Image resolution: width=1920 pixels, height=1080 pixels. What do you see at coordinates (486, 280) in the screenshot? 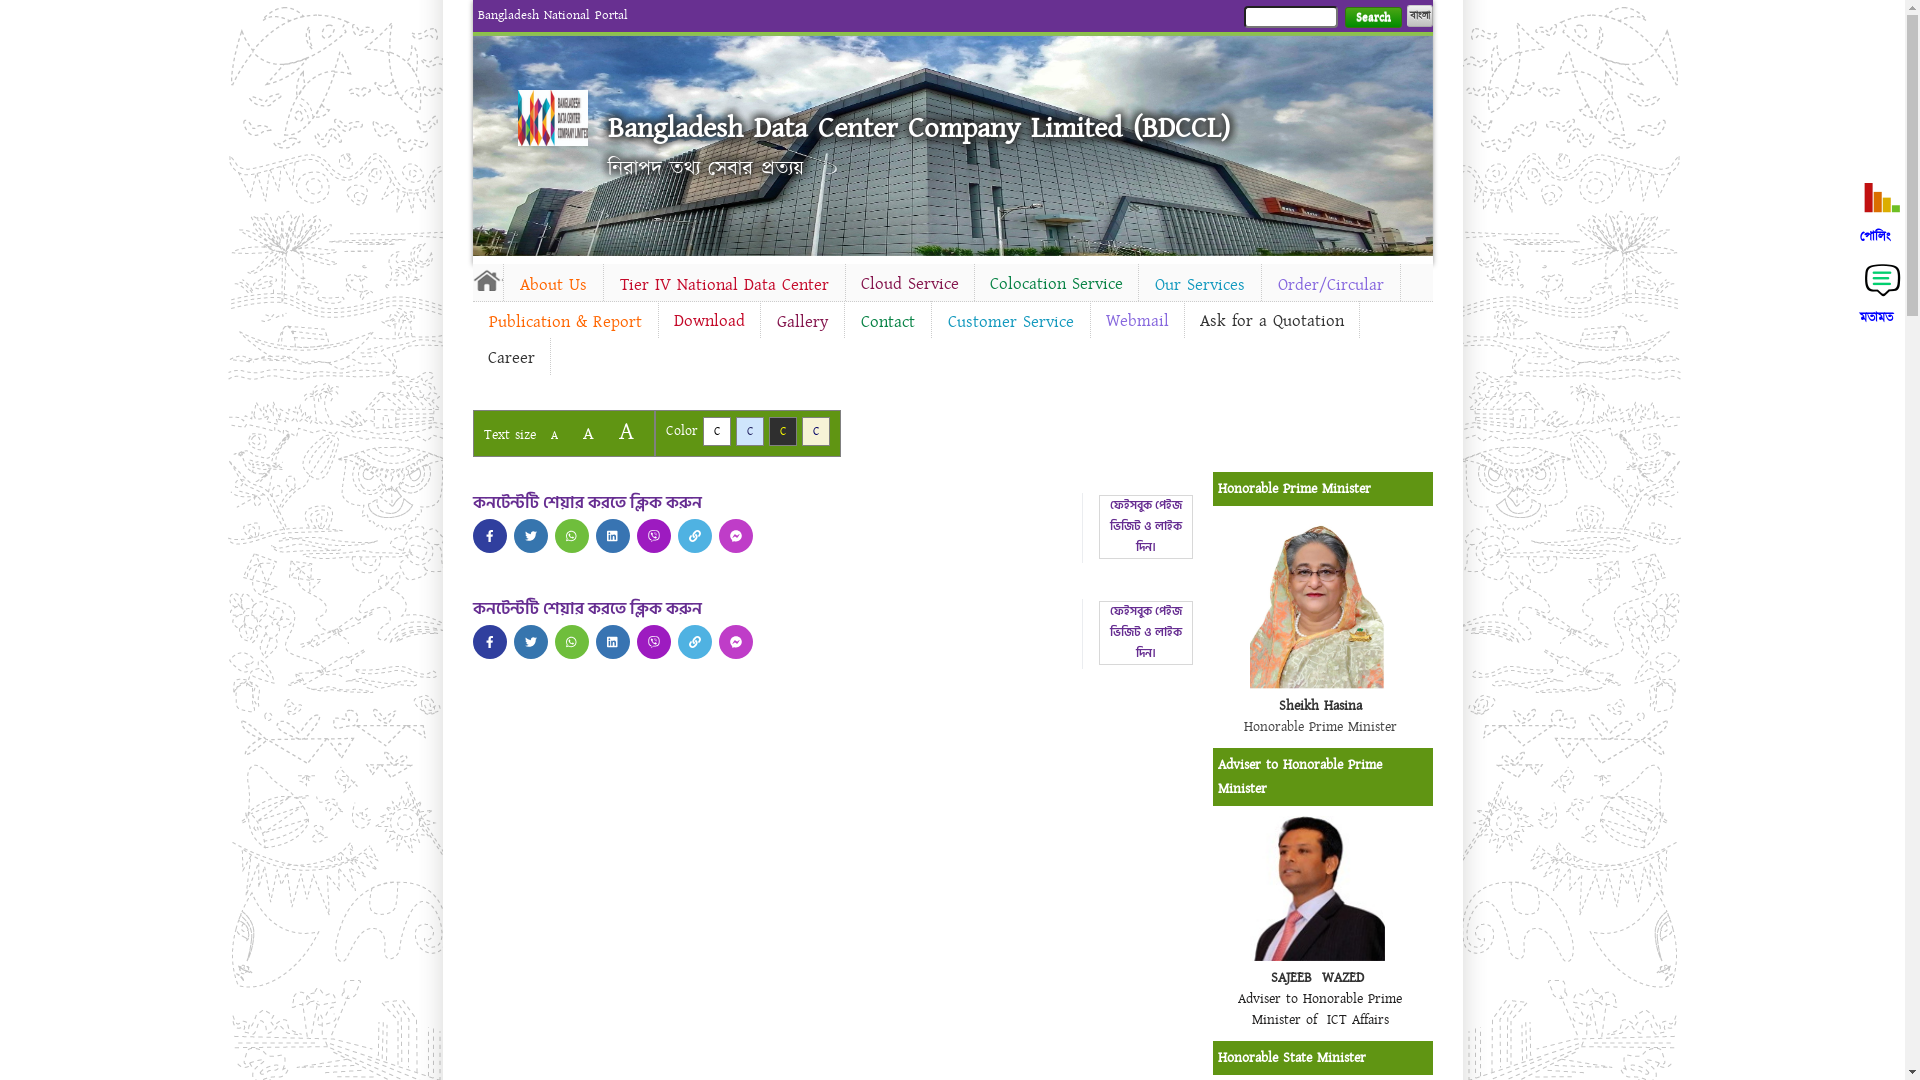
I see `'Home'` at bounding box center [486, 280].